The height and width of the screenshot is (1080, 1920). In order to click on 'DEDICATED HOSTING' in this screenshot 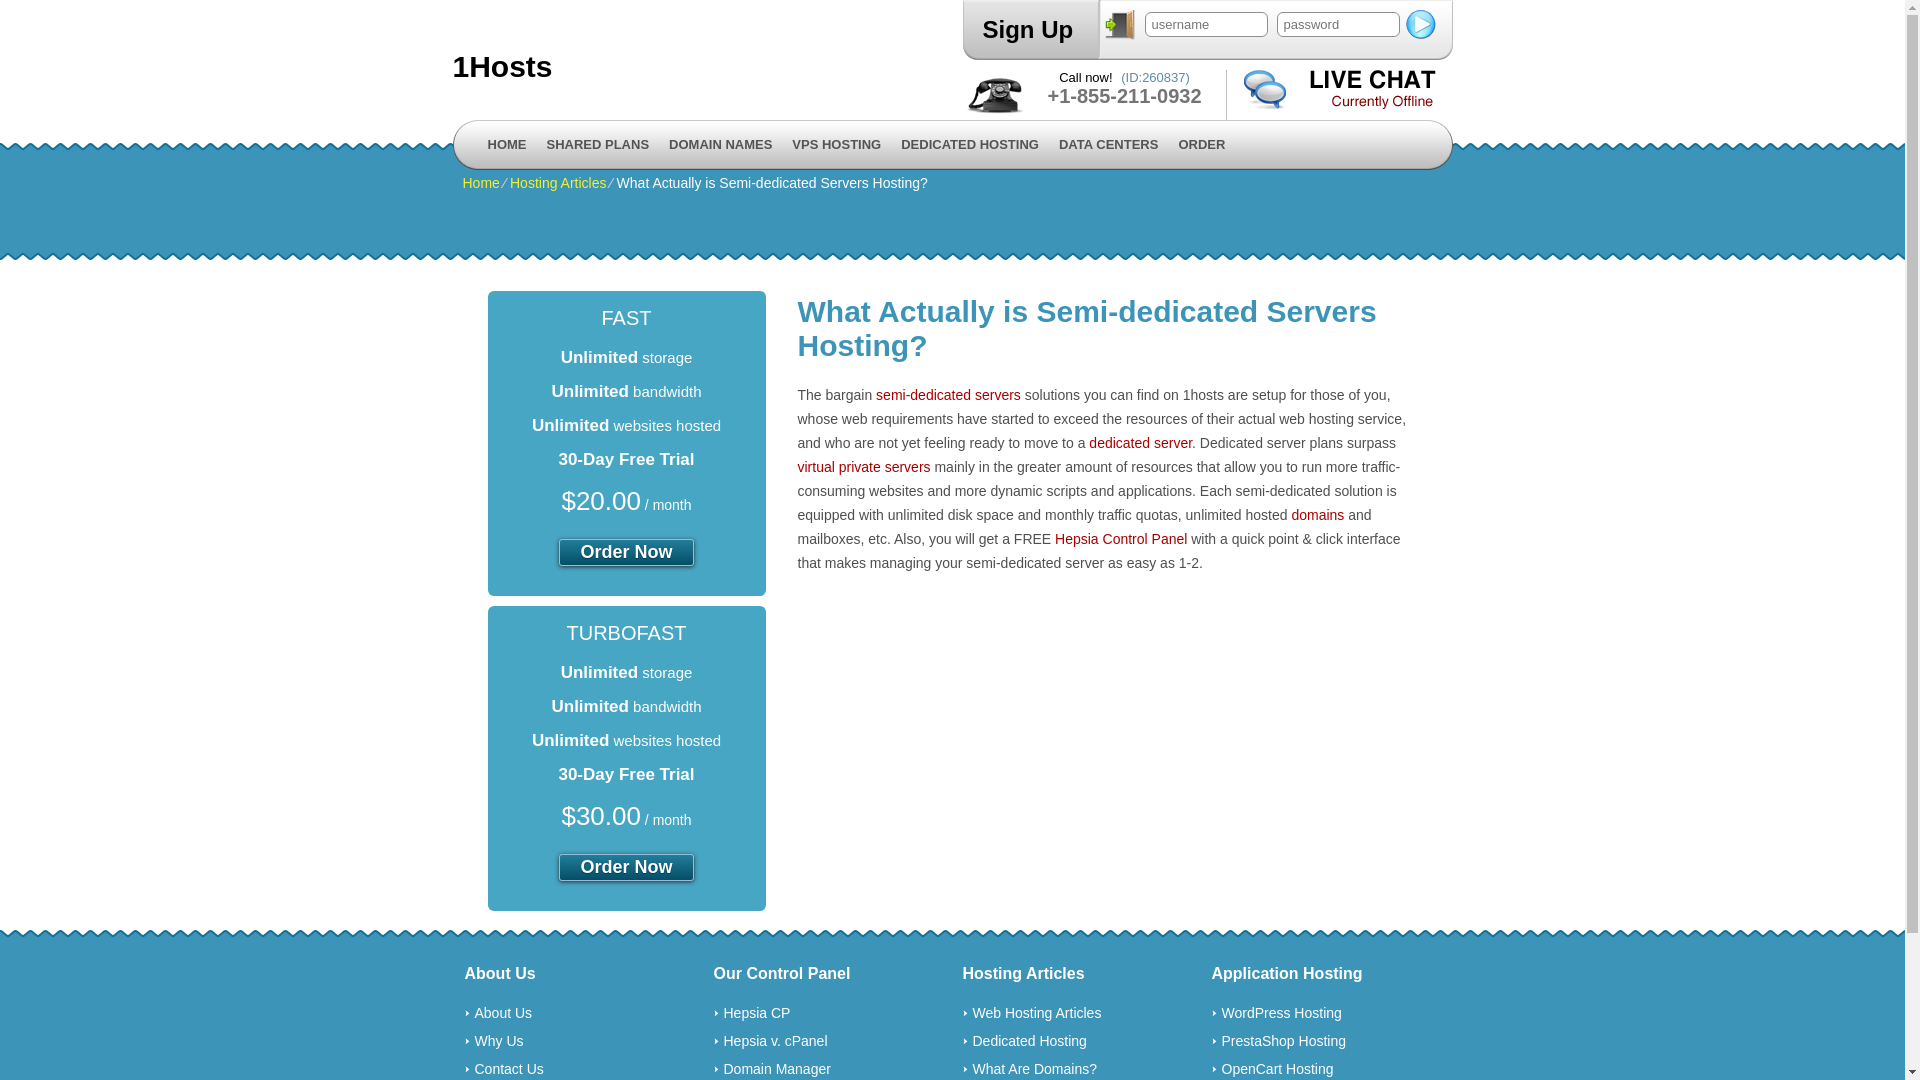, I will do `click(969, 144)`.